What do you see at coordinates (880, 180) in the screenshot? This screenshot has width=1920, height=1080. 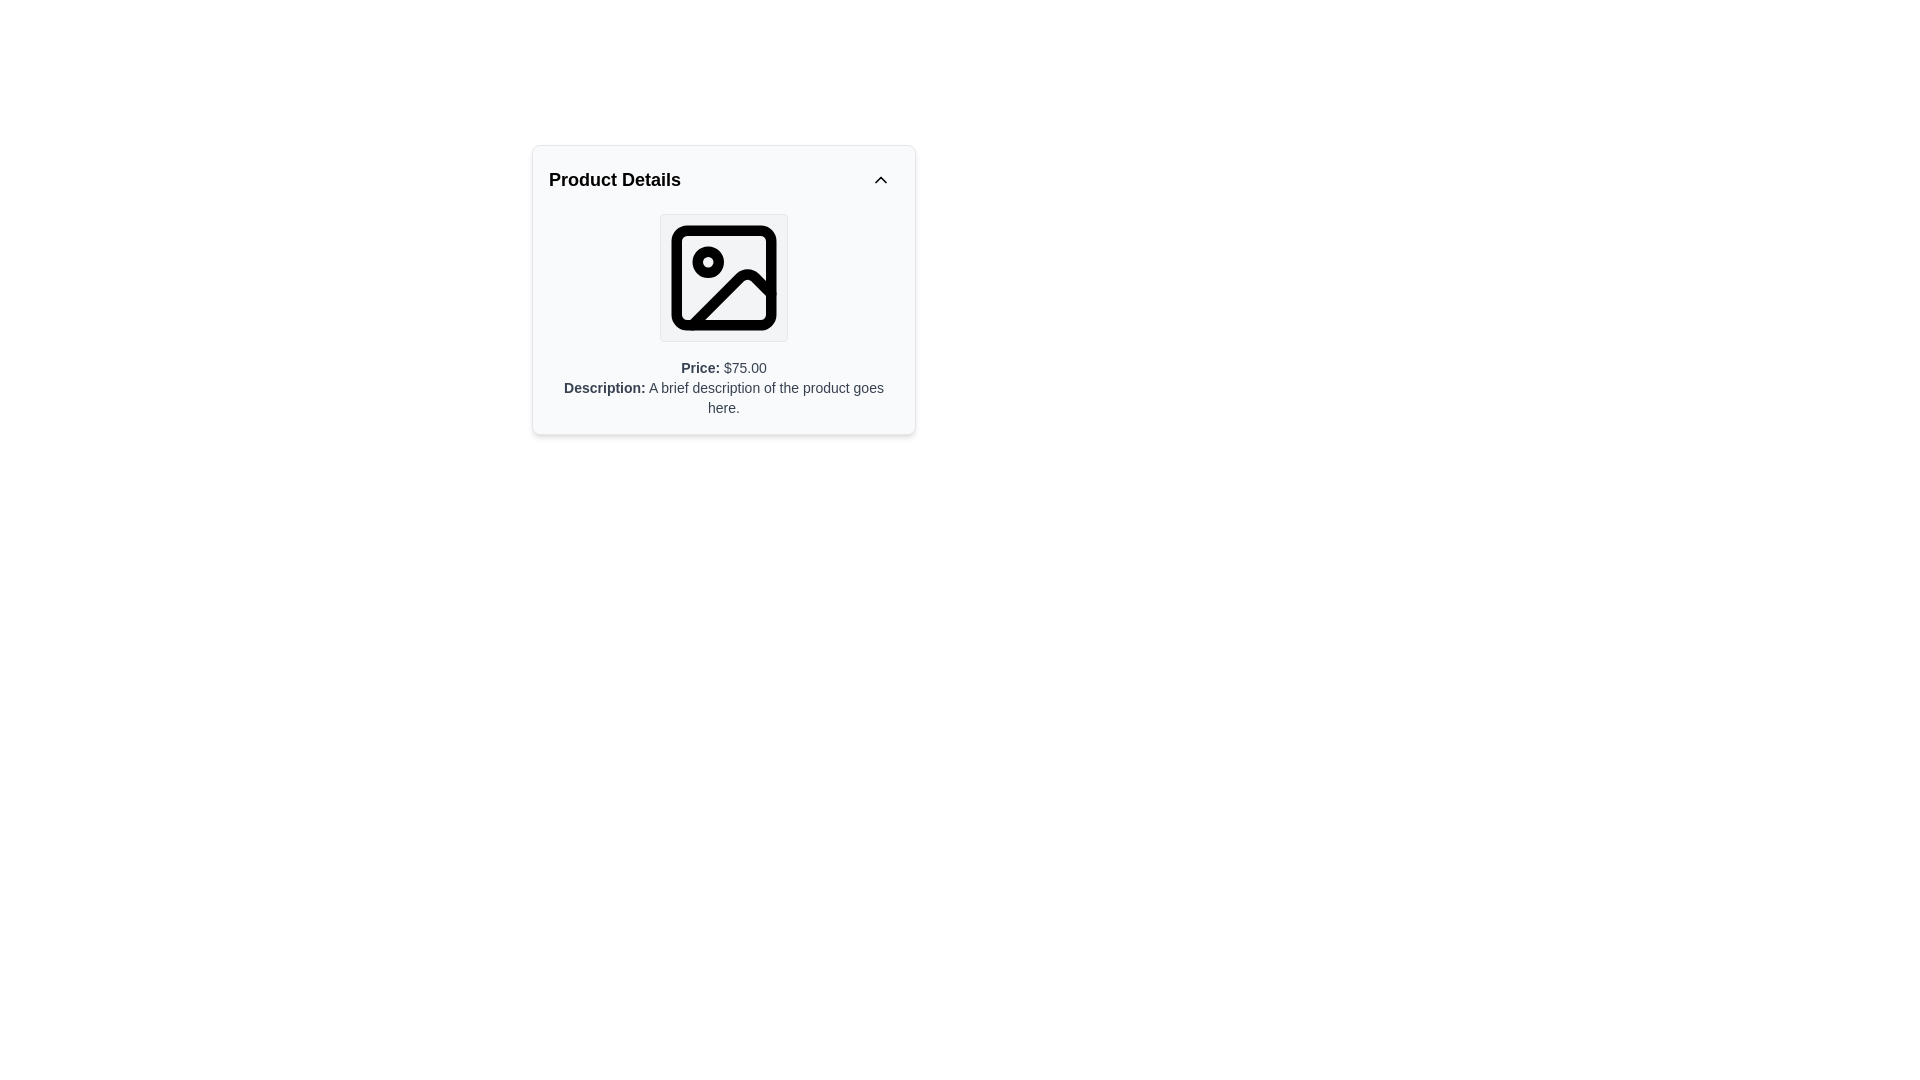 I see `the toggle button located at the top-right corner of the 'Product Details' section` at bounding box center [880, 180].